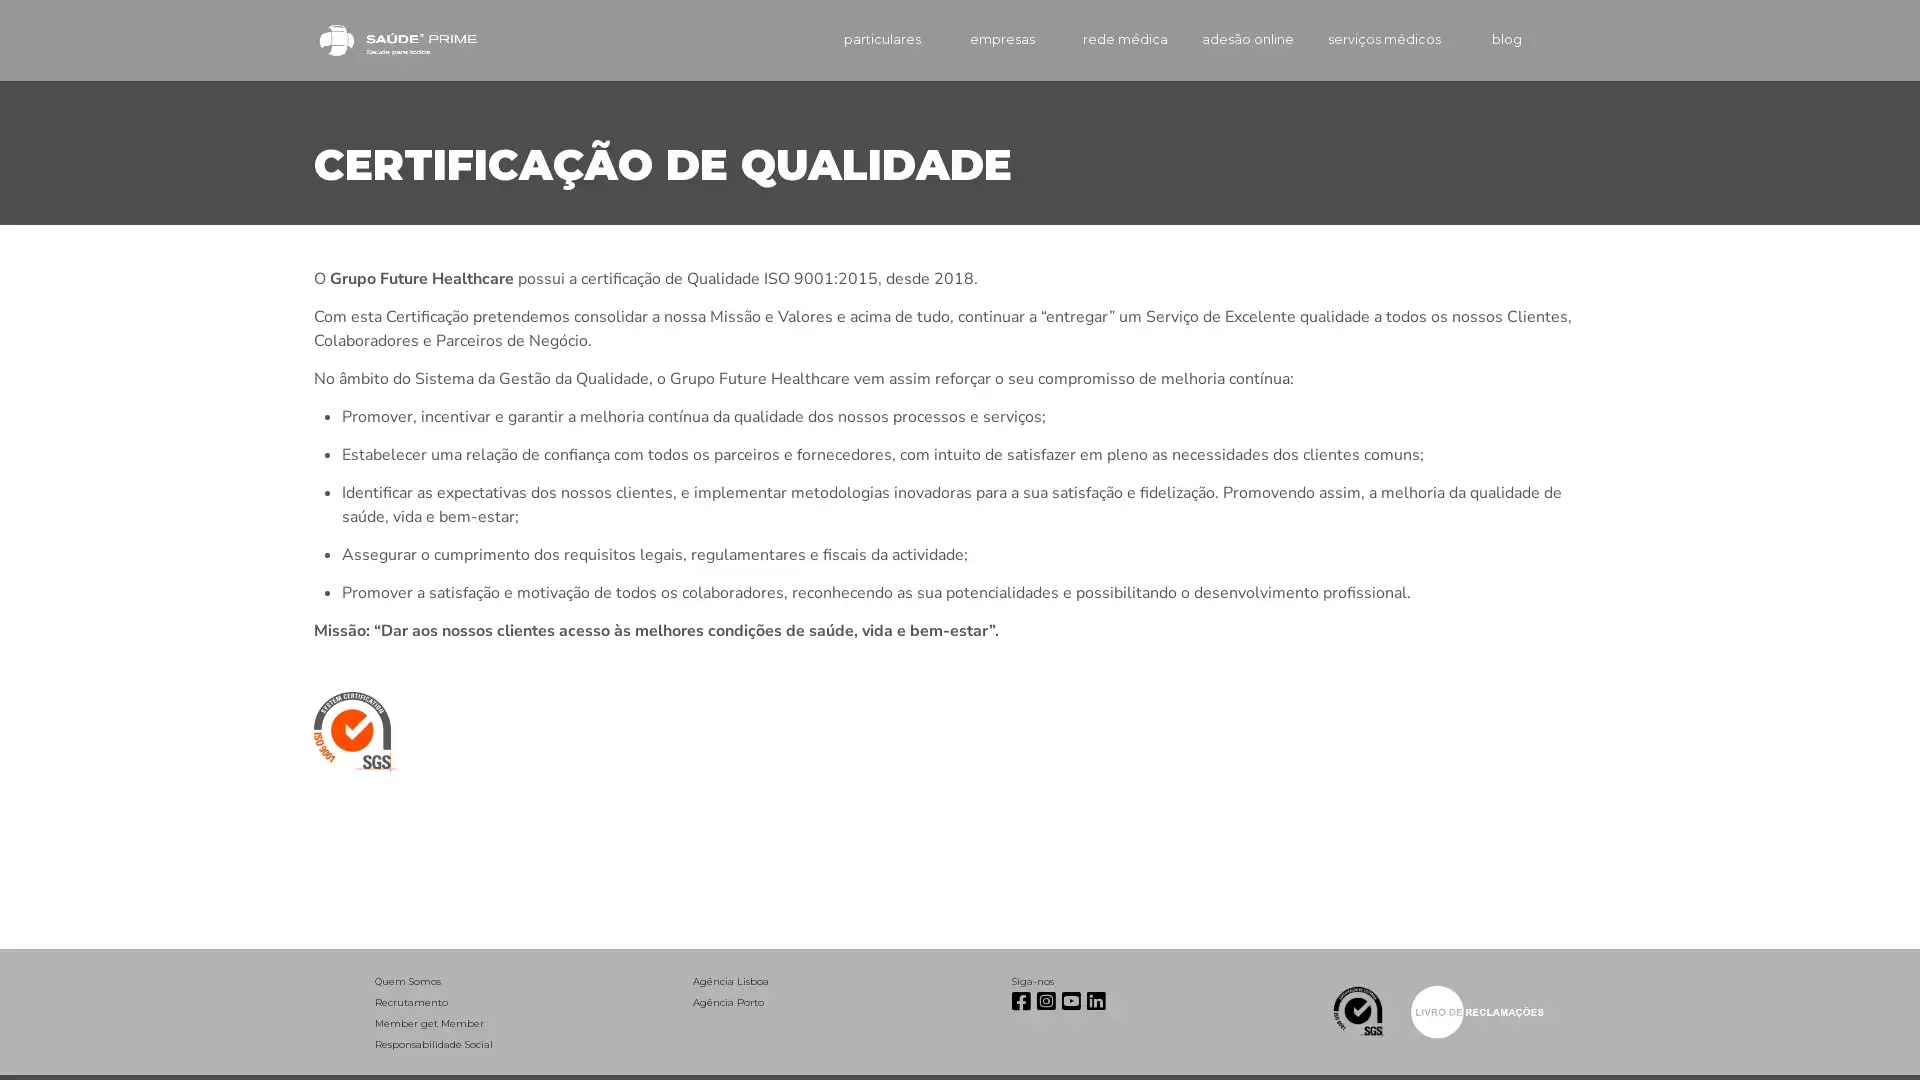 This screenshot has height=1080, width=1920. I want to click on servicos medicos, so click(1371, 39).